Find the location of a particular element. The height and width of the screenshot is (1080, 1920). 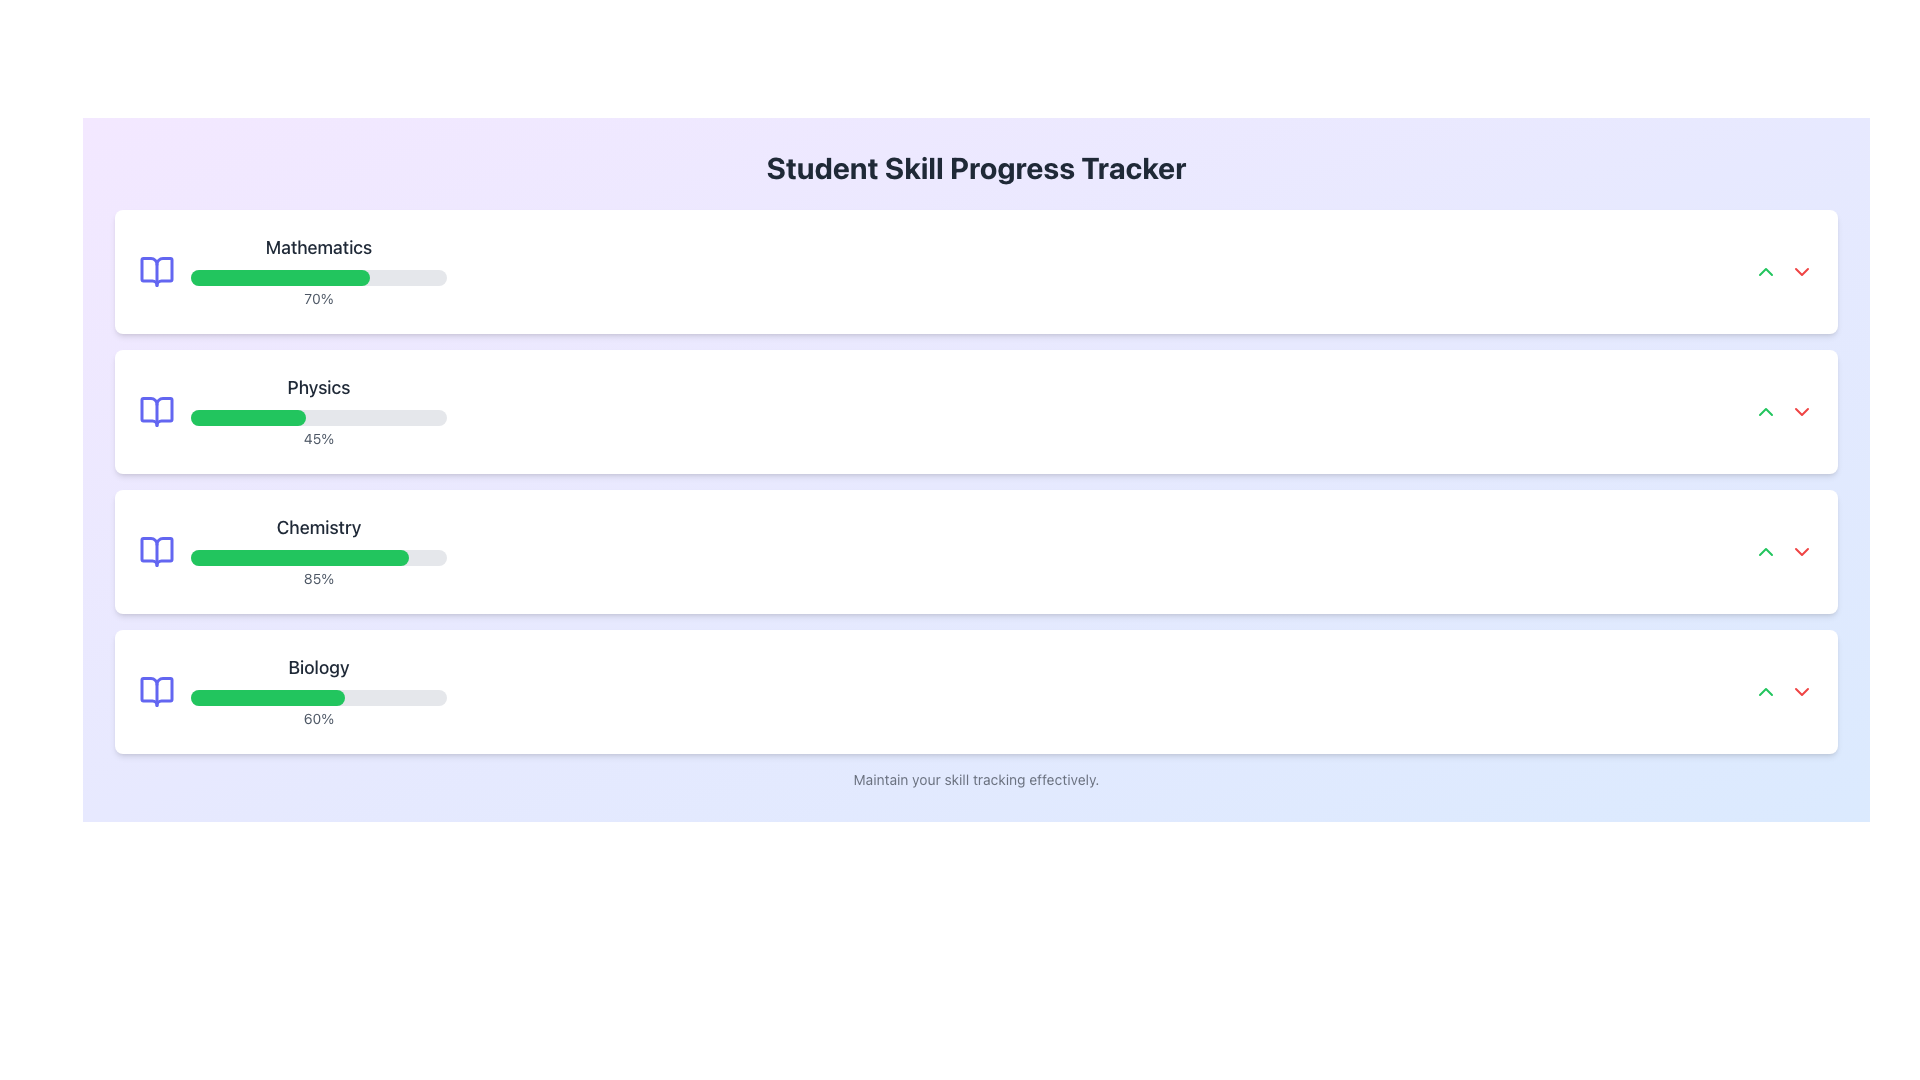

the green upward chevron-shaped icon located in the top-right corner of the 'Mathematics' section group is located at coordinates (1766, 272).